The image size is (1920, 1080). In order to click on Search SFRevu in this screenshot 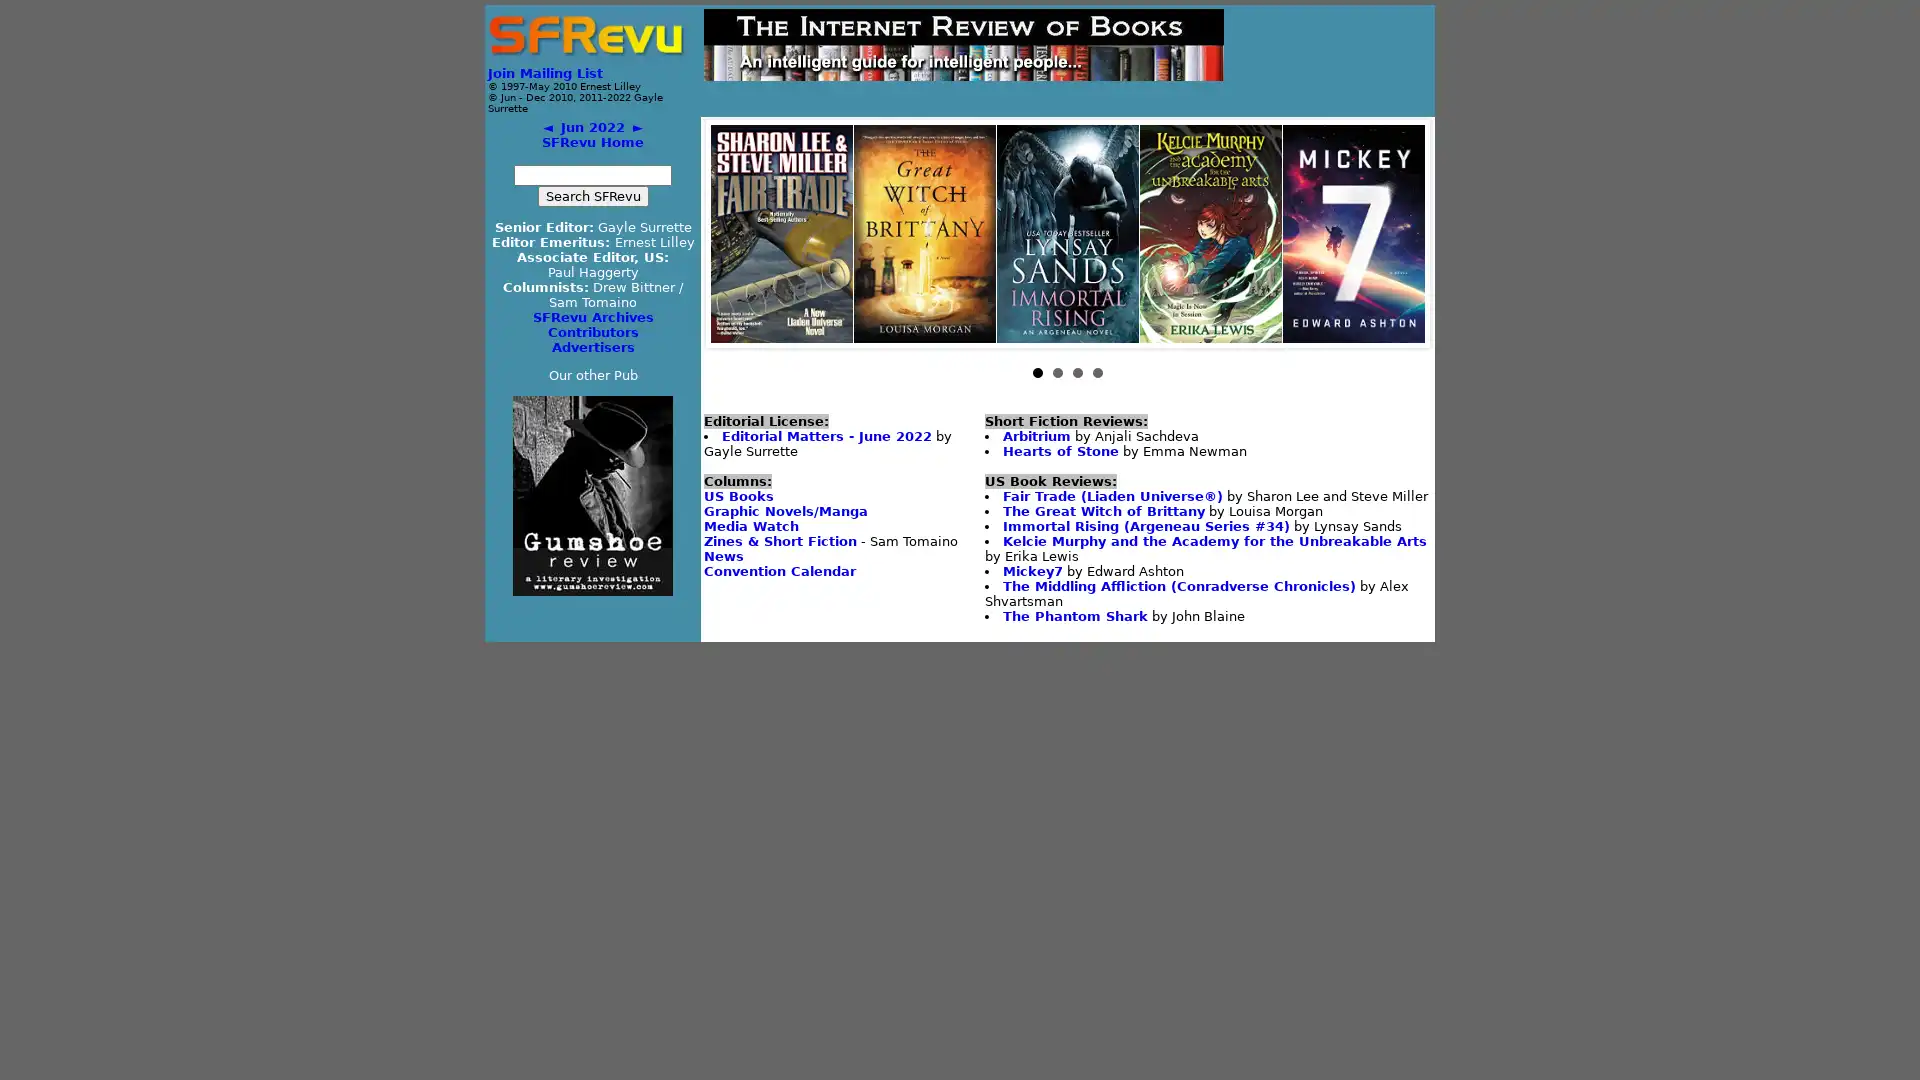, I will do `click(591, 195)`.